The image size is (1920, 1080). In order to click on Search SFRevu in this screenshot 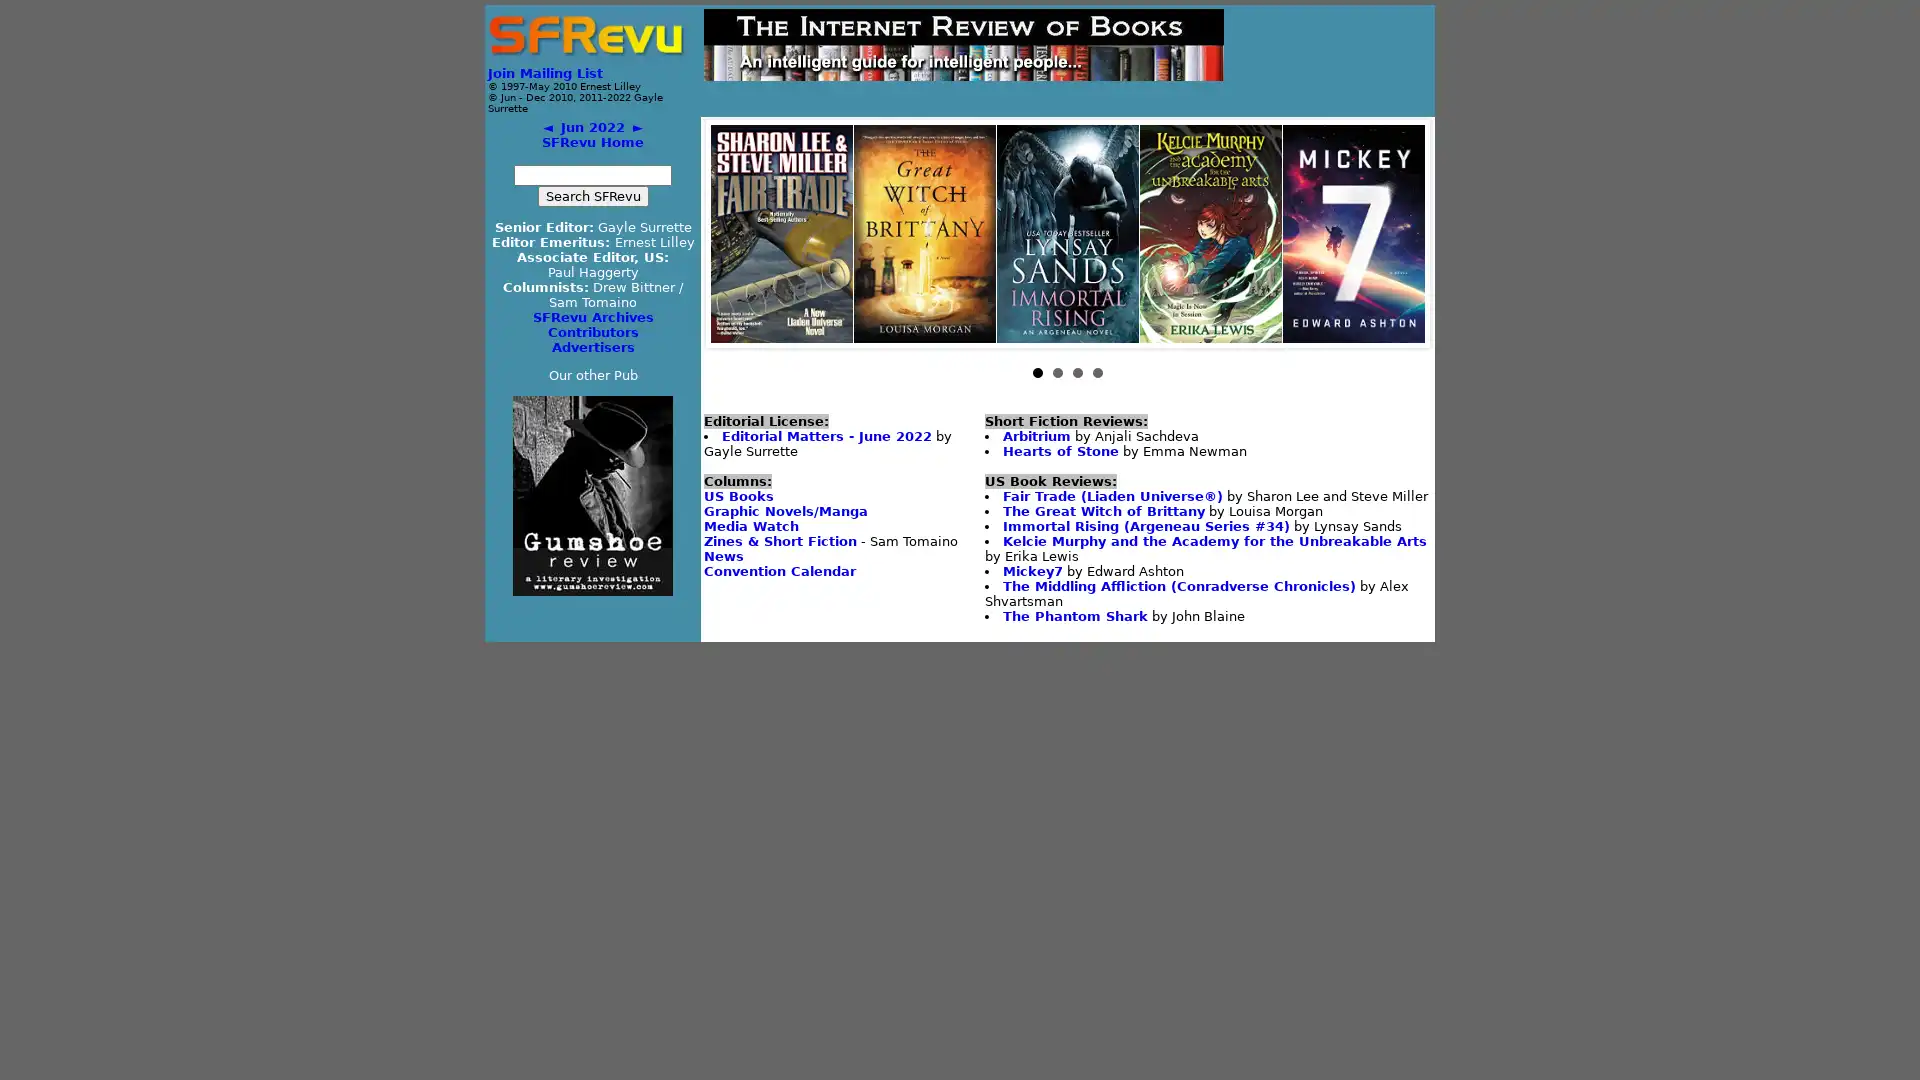, I will do `click(591, 195)`.